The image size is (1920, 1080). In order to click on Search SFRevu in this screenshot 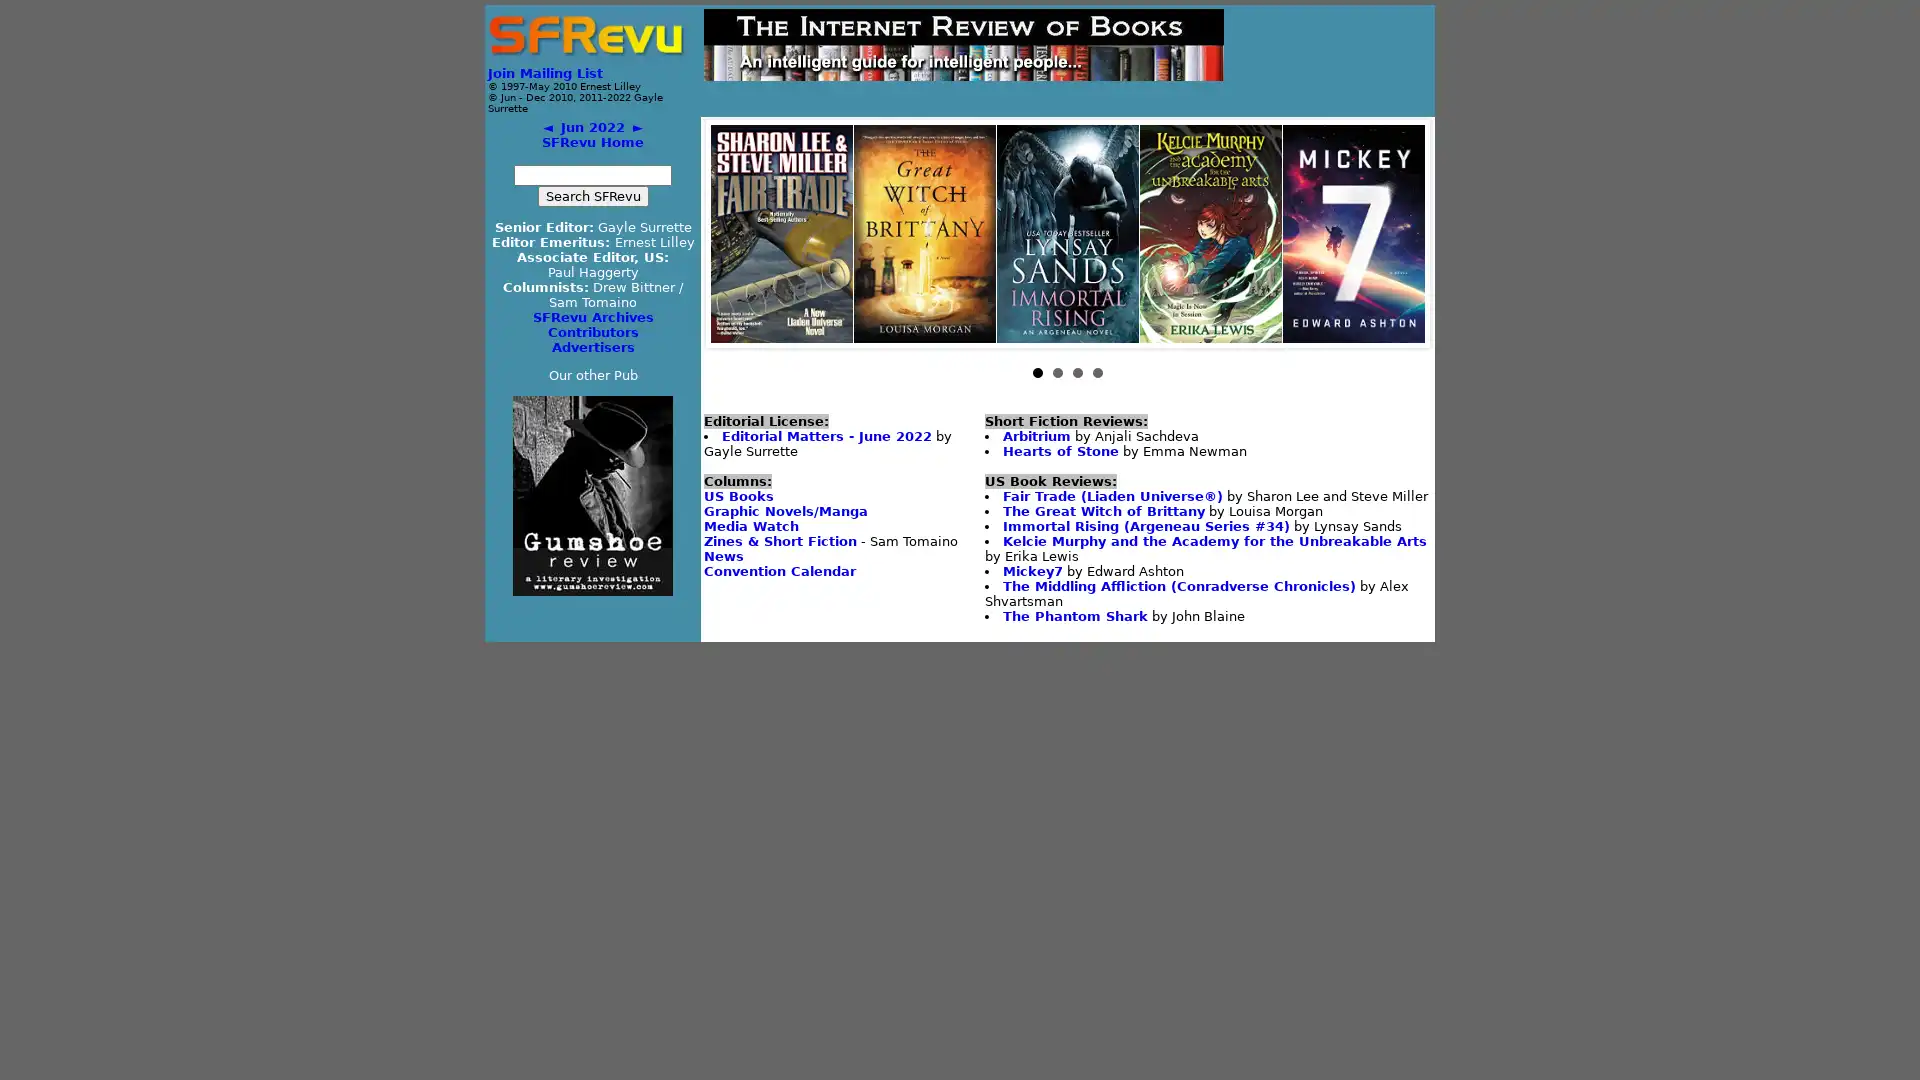, I will do `click(591, 195)`.